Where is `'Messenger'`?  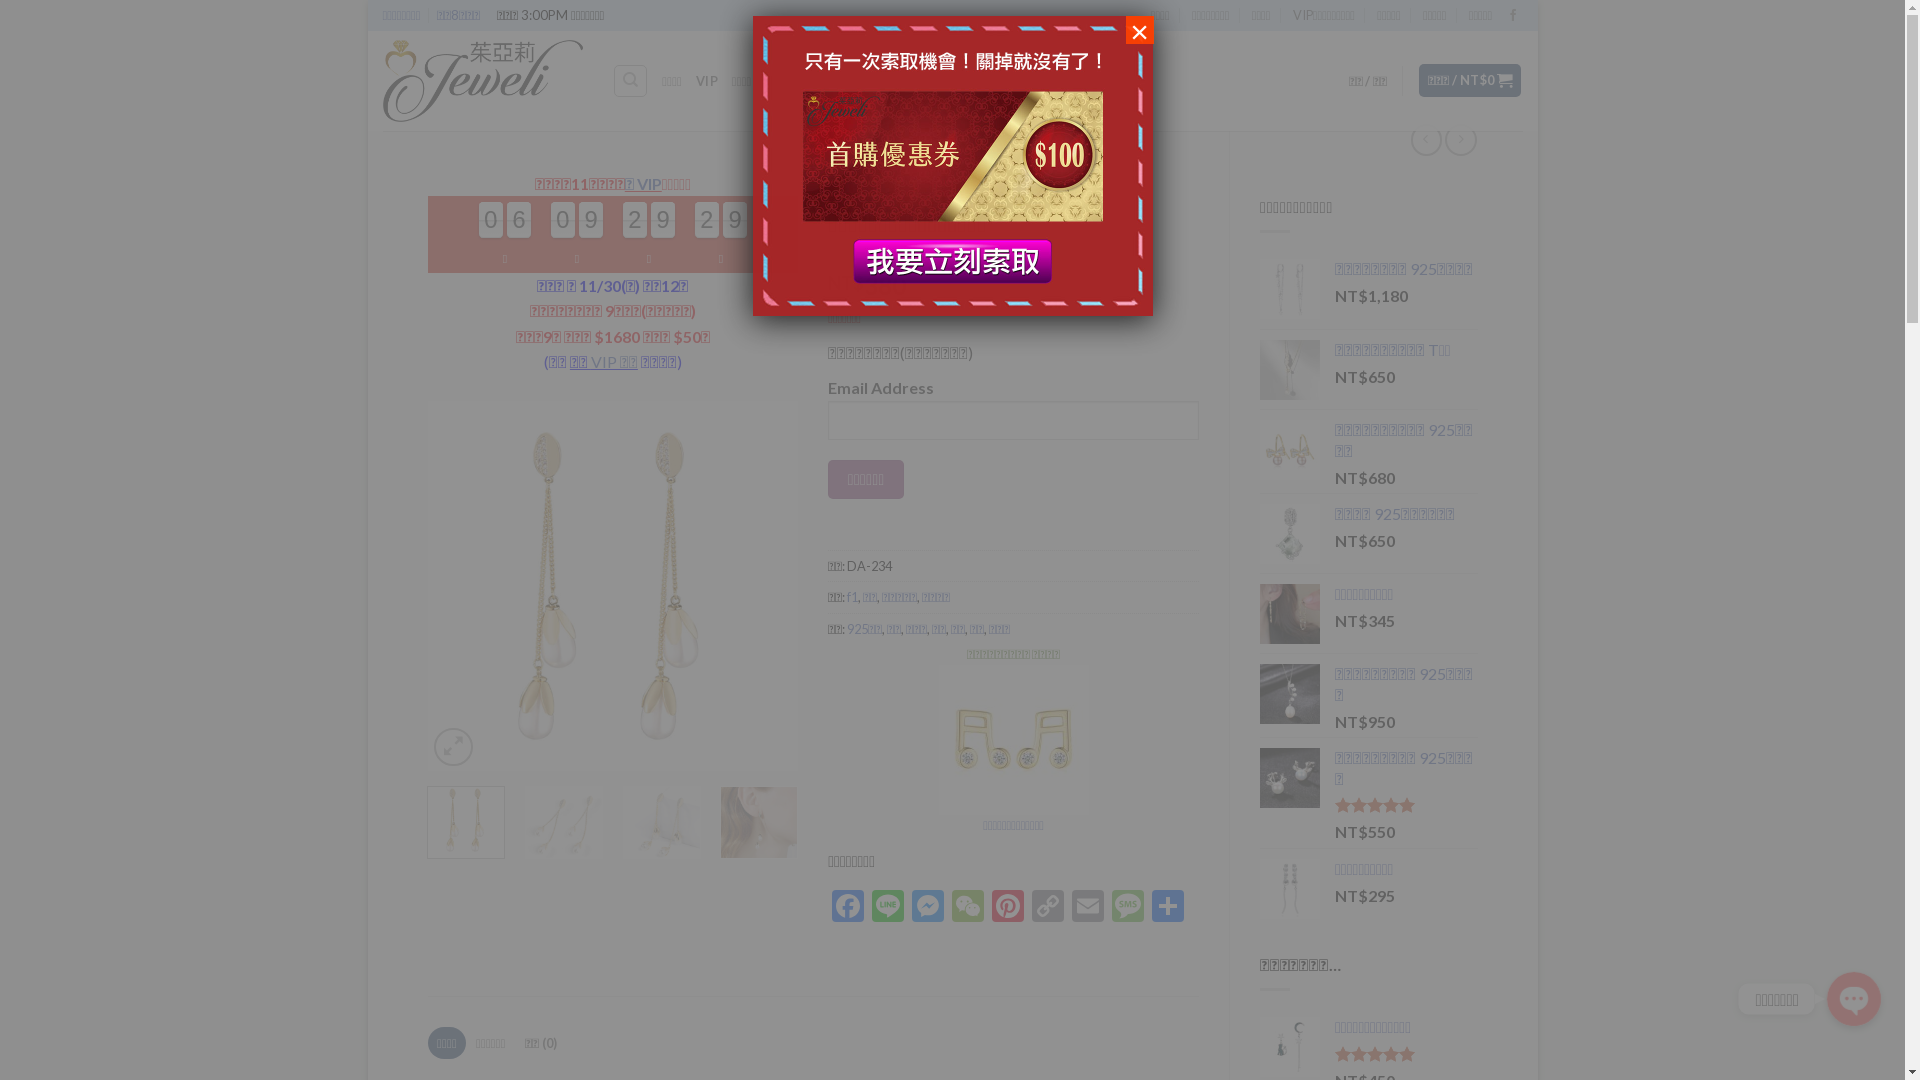
'Messenger' is located at coordinates (906, 907).